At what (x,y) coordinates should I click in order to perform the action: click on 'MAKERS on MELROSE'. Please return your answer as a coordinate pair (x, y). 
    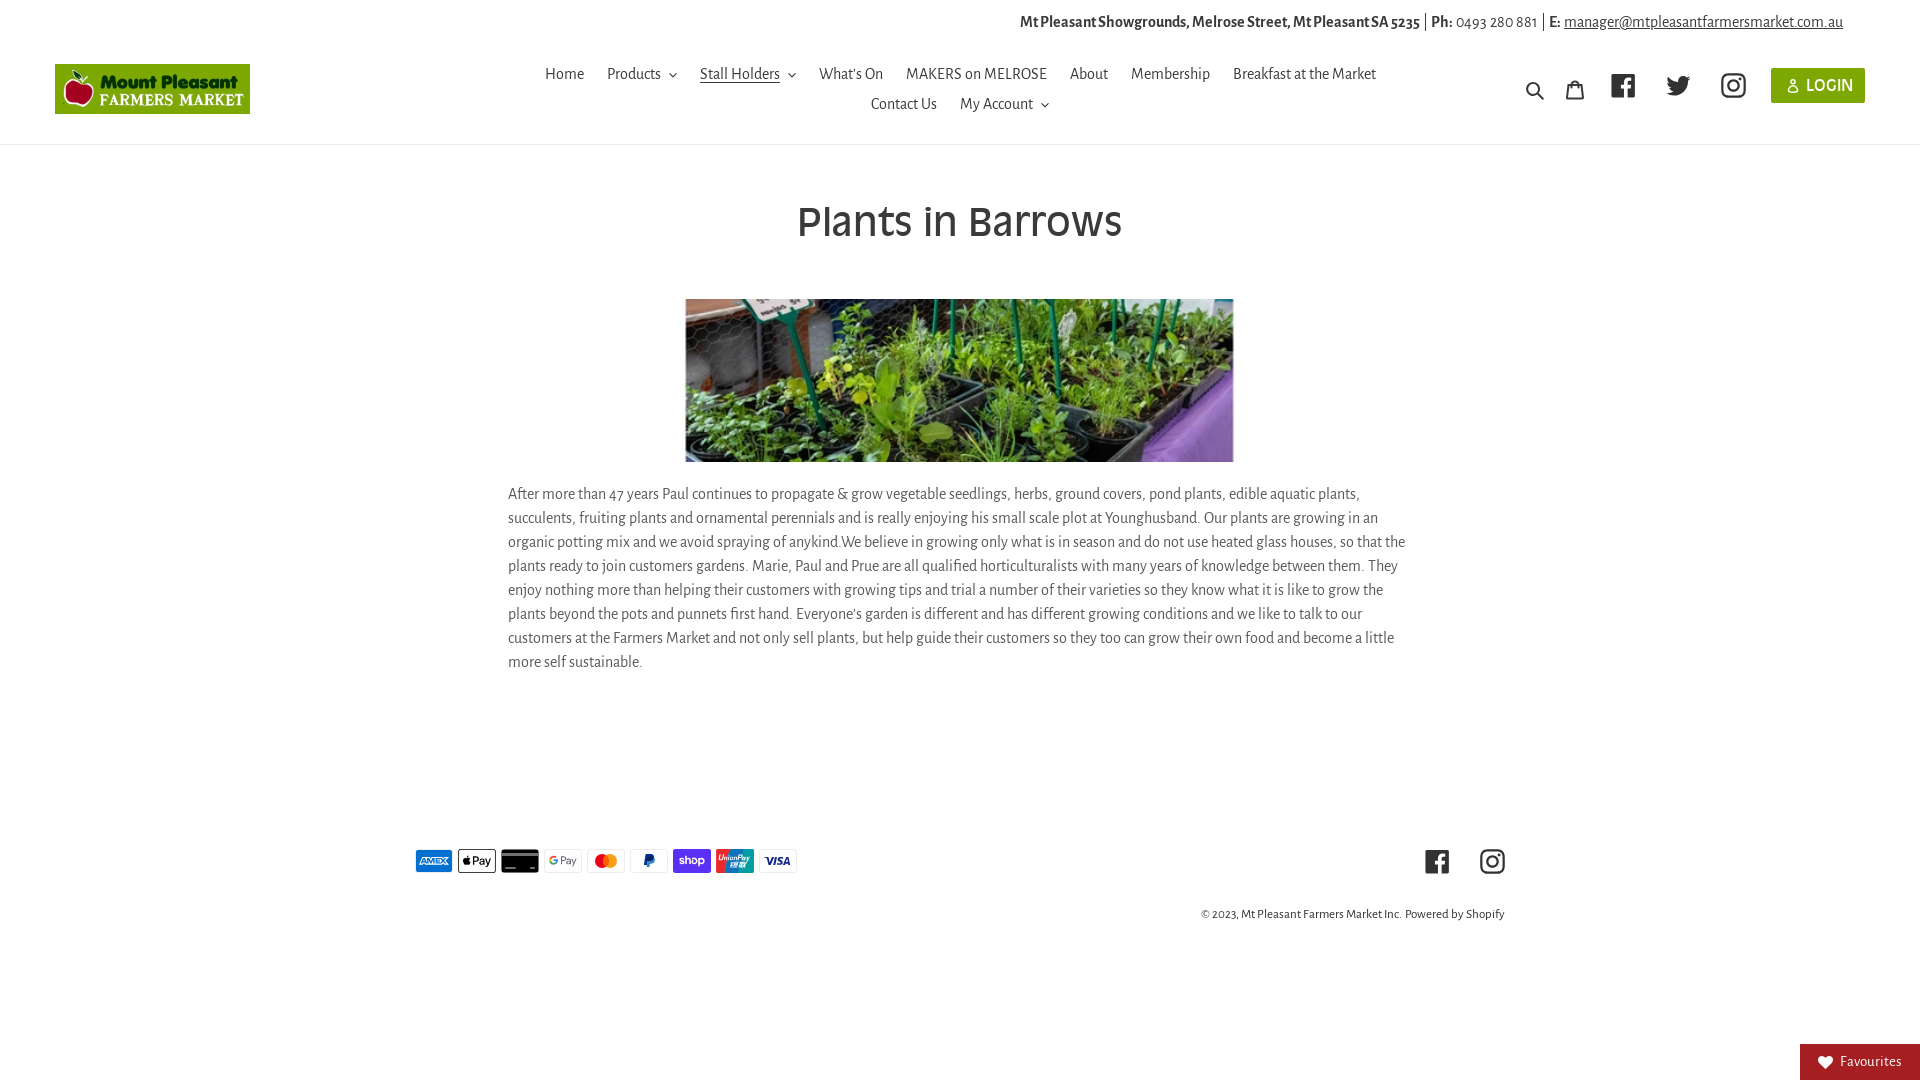
    Looking at the image, I should click on (976, 72).